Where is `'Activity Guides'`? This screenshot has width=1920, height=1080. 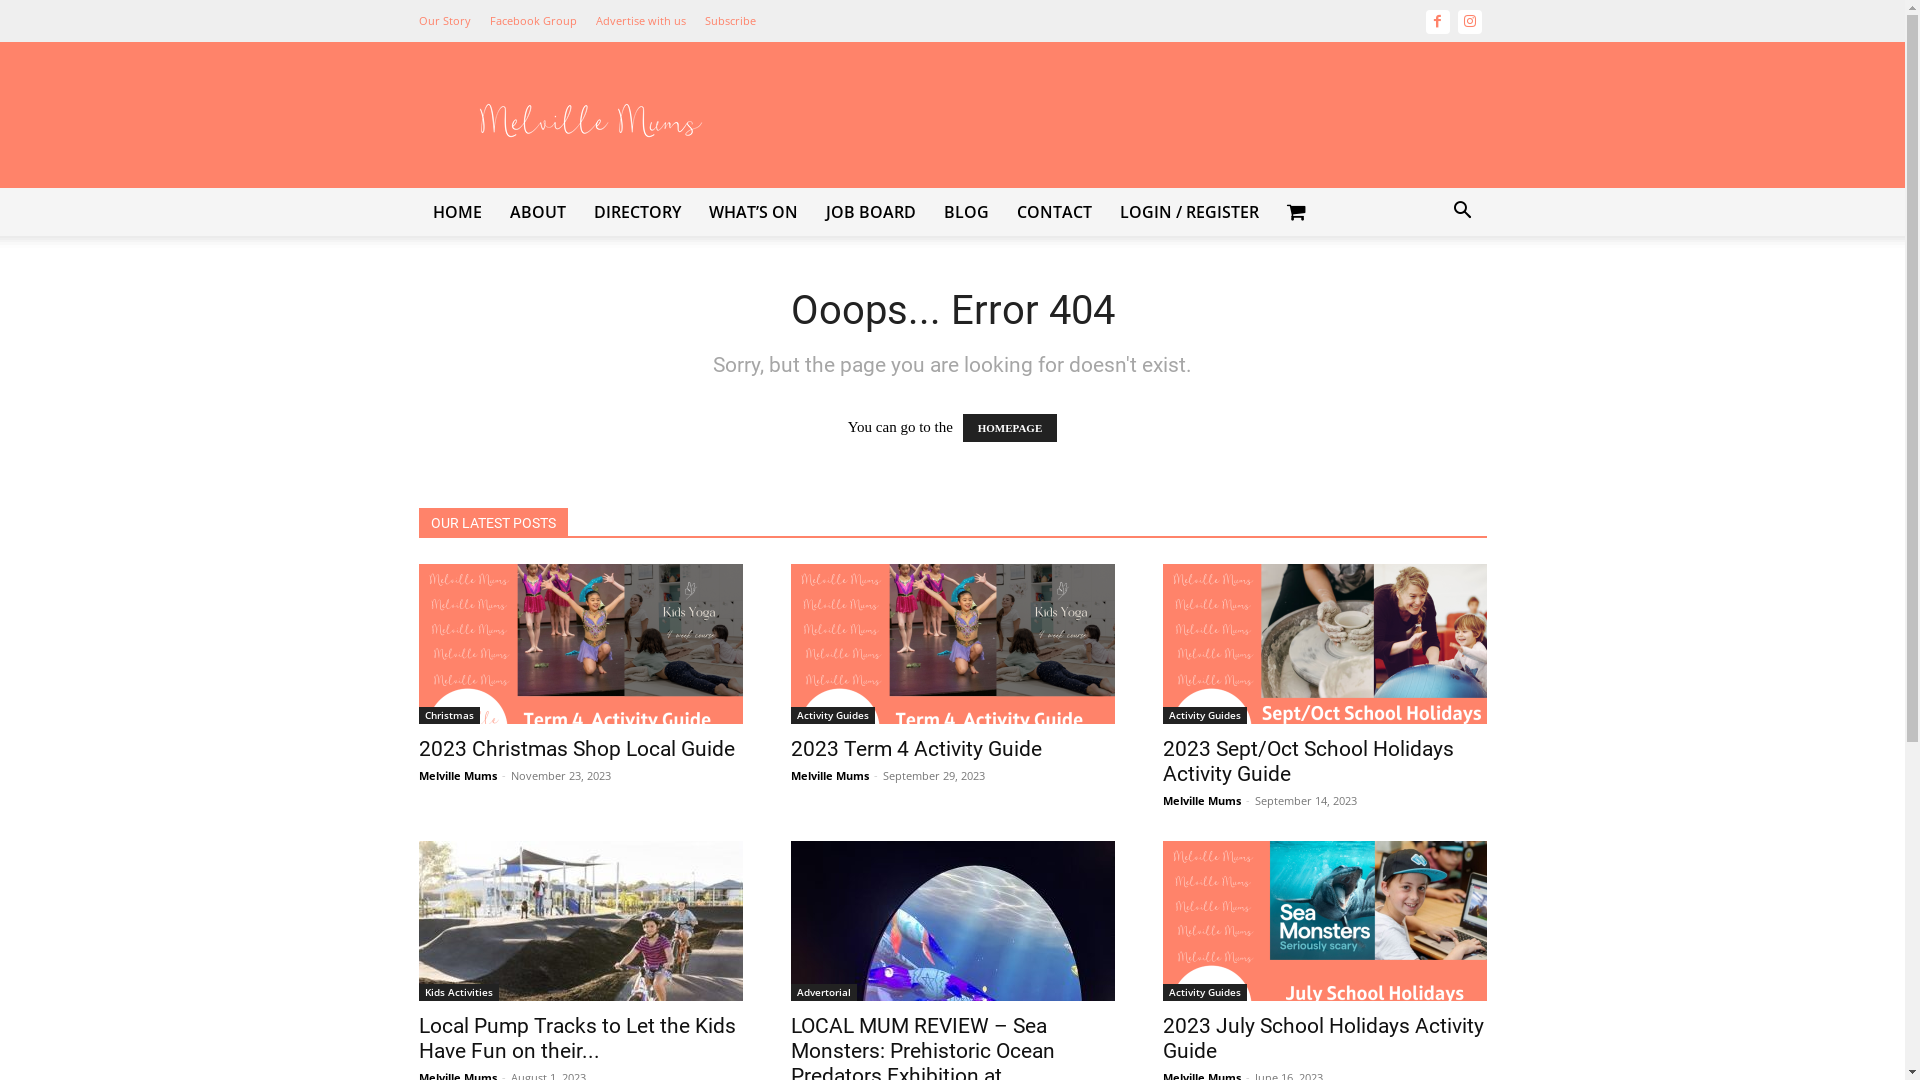
'Activity Guides' is located at coordinates (1203, 714).